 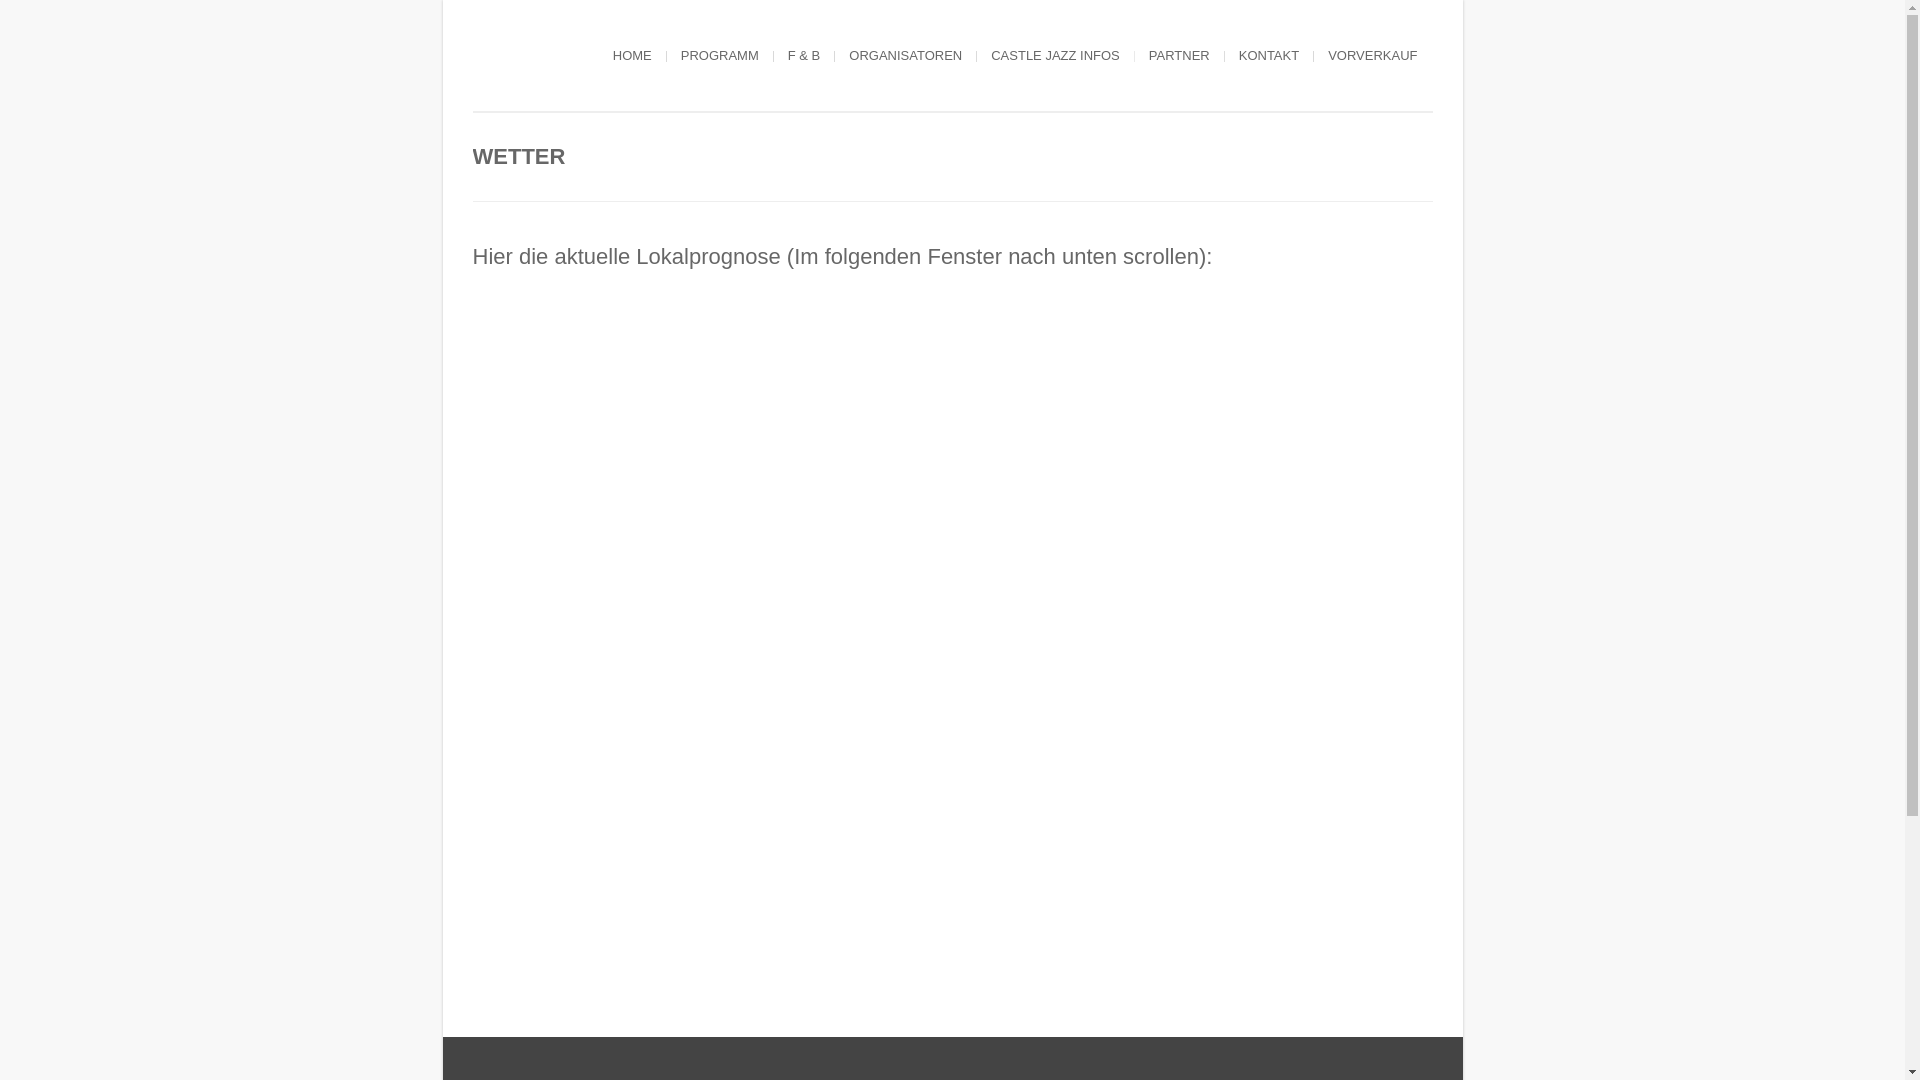 I want to click on 'KONTAKT', so click(x=1267, y=54).